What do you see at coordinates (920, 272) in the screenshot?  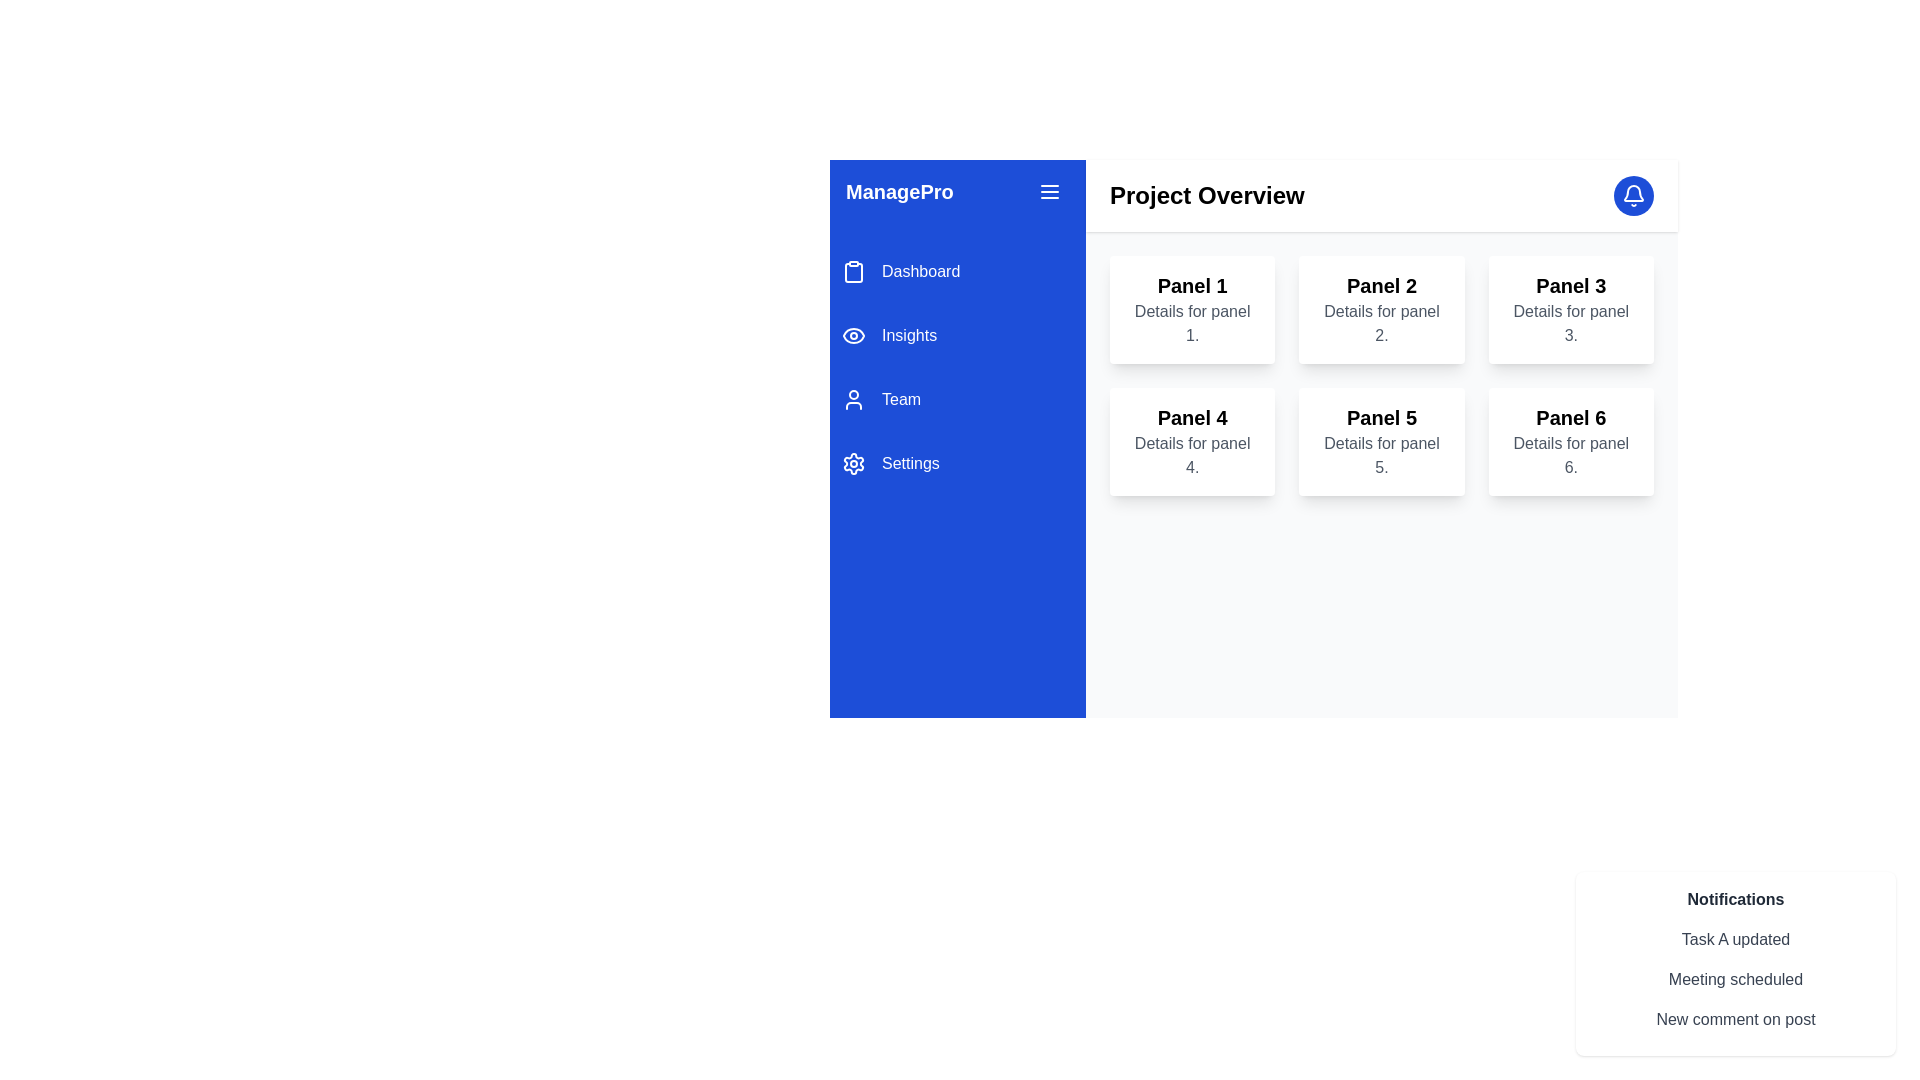 I see `the 'Dashboard' label, which is the first selectable option in the vertical menu beside a clipboard icon` at bounding box center [920, 272].